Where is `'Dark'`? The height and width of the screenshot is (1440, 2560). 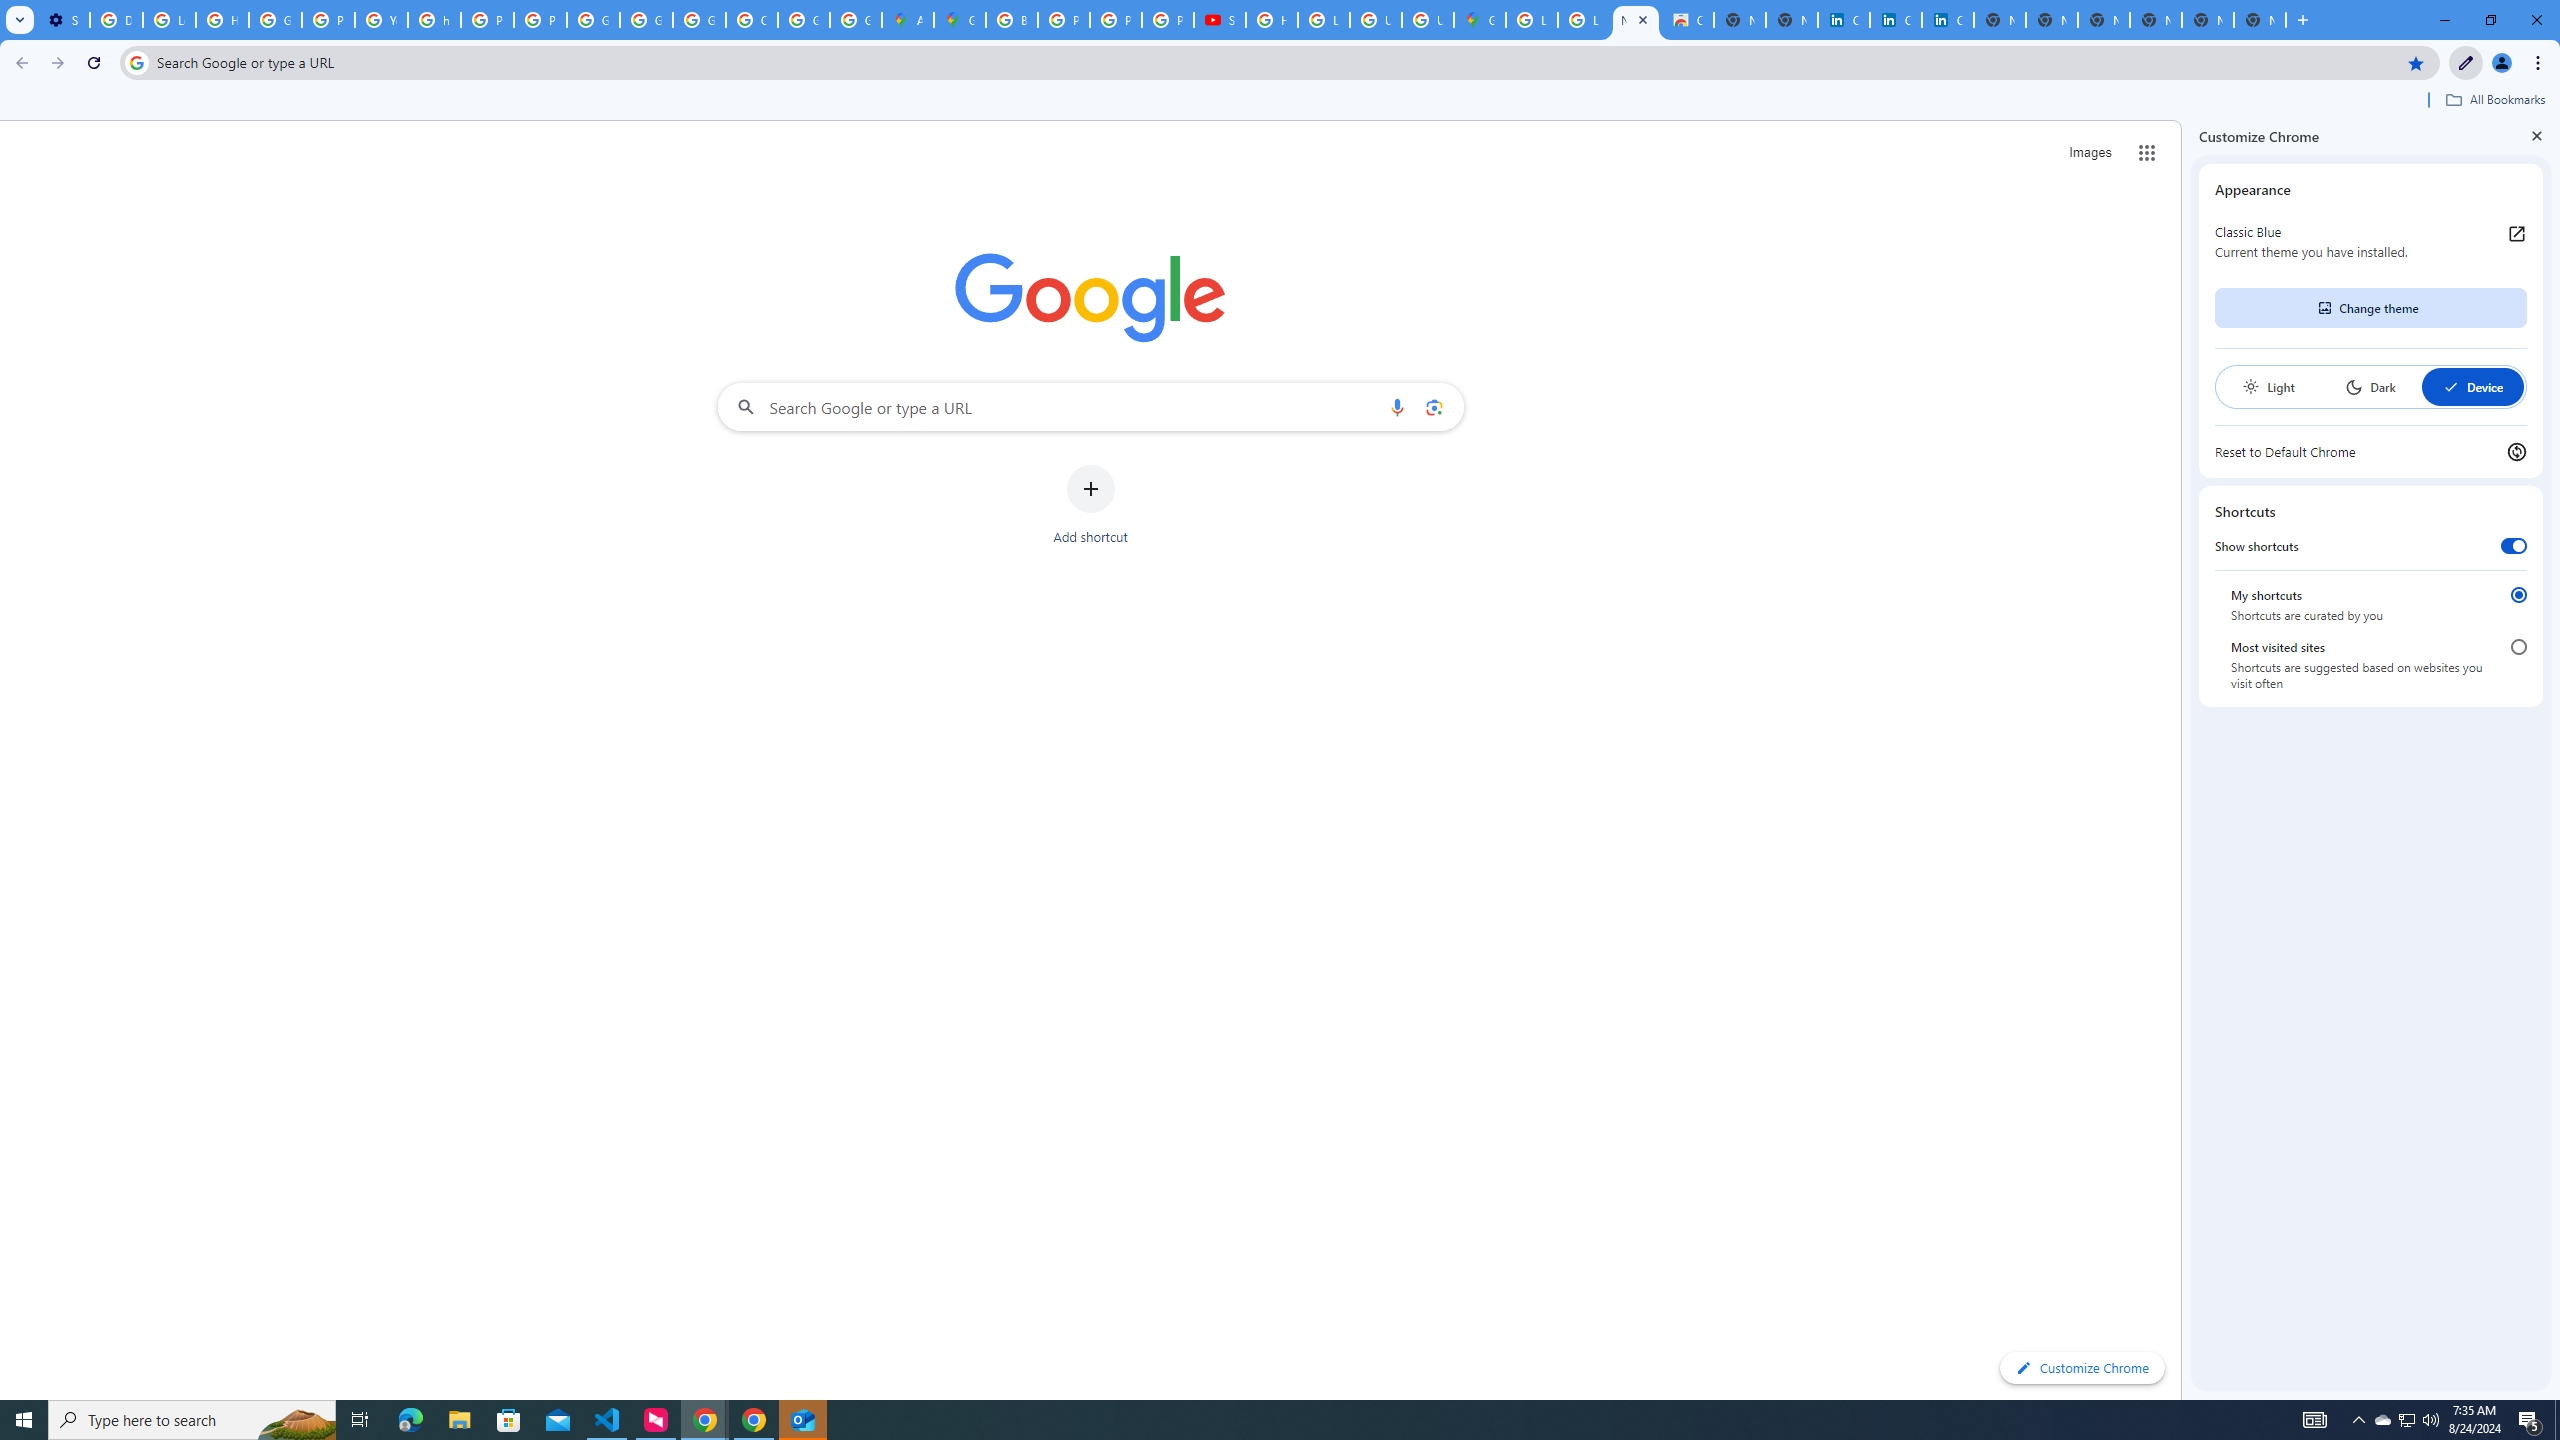 'Dark' is located at coordinates (2369, 386).